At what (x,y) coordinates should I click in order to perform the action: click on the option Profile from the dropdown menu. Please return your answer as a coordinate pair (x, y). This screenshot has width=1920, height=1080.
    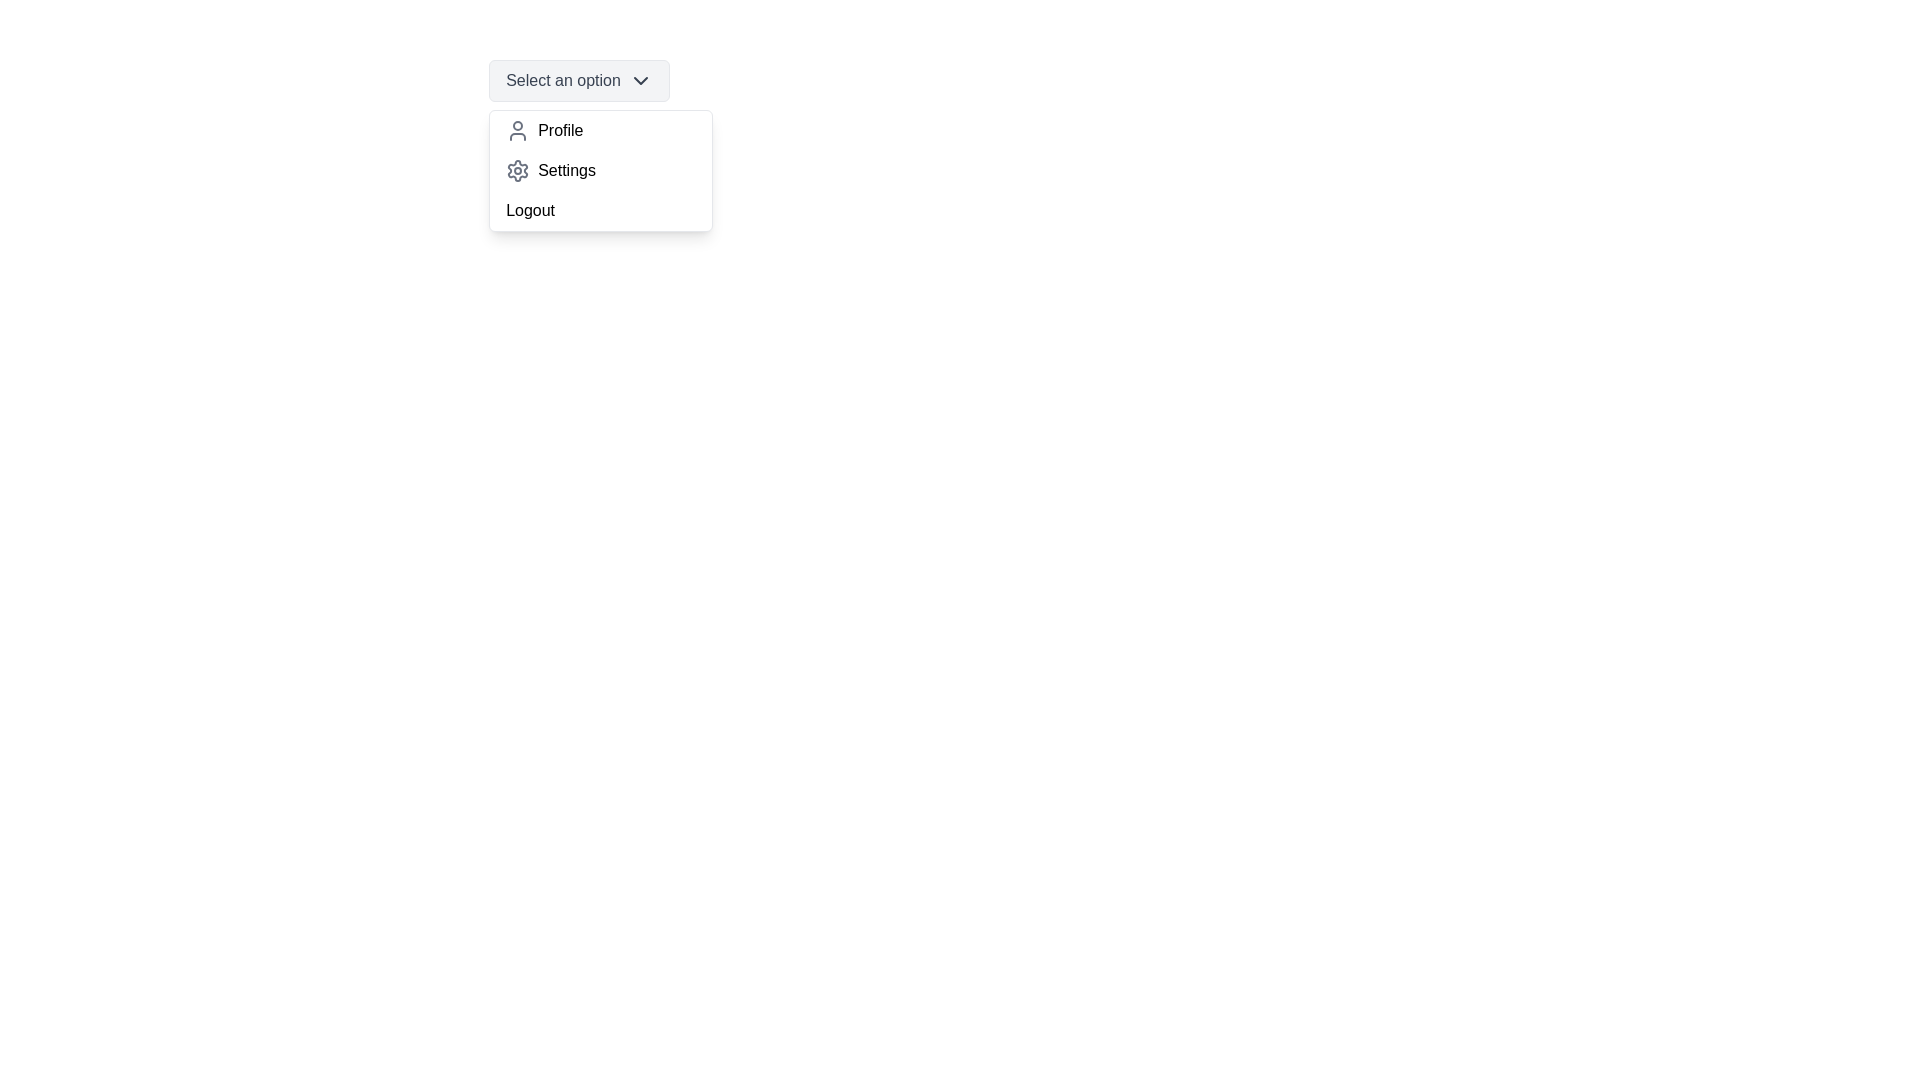
    Looking at the image, I should click on (600, 131).